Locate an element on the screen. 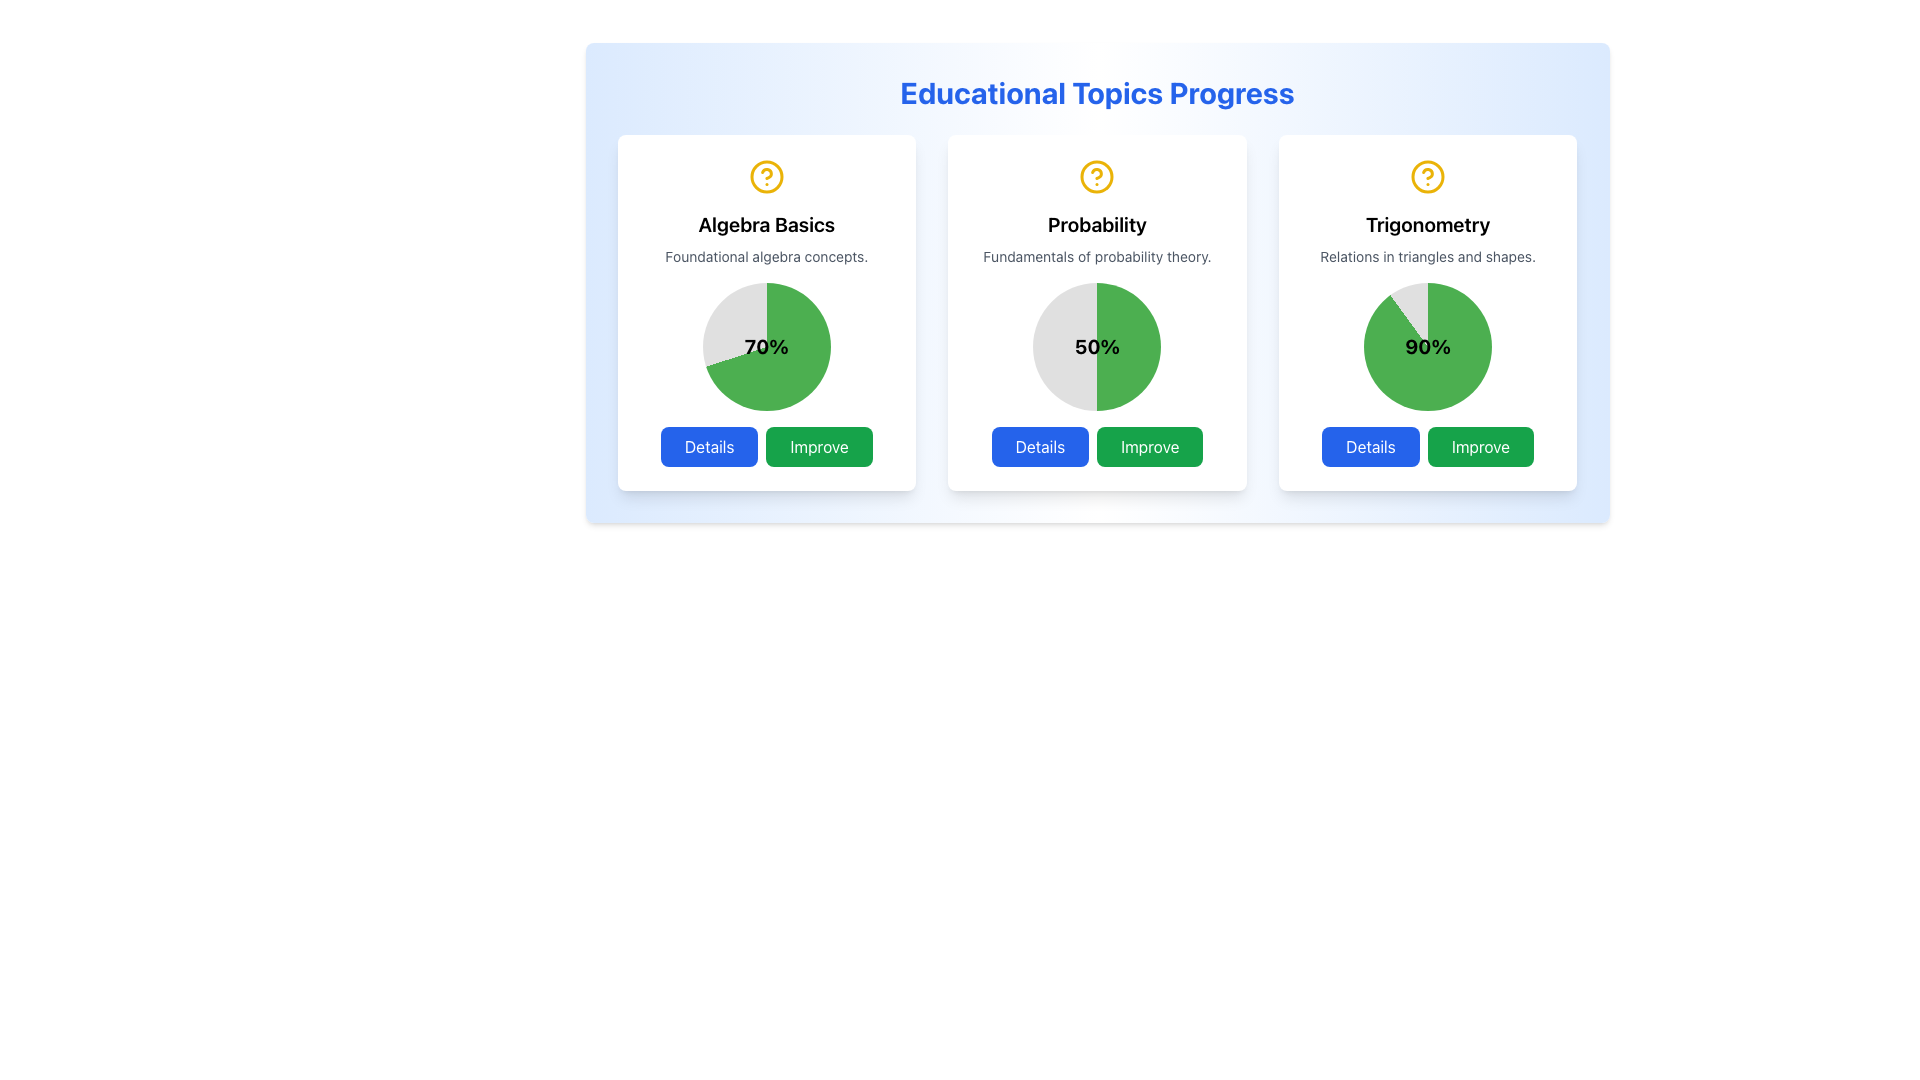 This screenshot has width=1920, height=1080. small, gray text located below the bold 'Probability' heading in the middle card of a three-card layout is located at coordinates (1096, 256).